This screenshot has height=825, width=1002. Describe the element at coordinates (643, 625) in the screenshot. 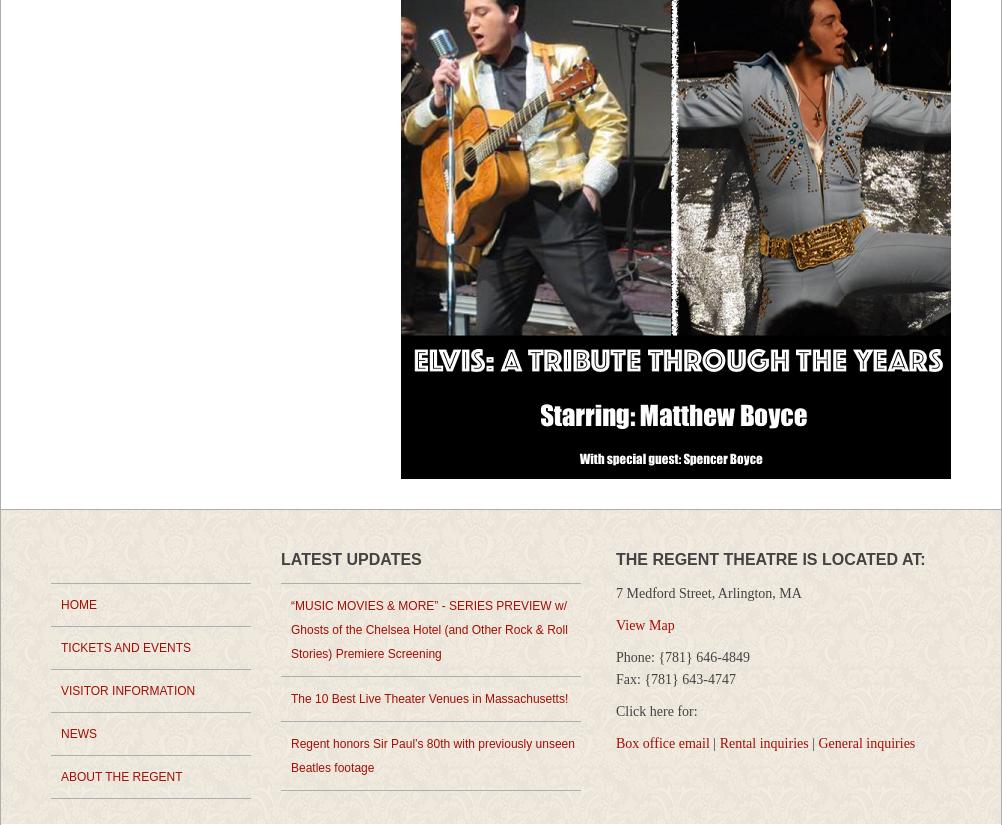

I see `'View Map'` at that location.